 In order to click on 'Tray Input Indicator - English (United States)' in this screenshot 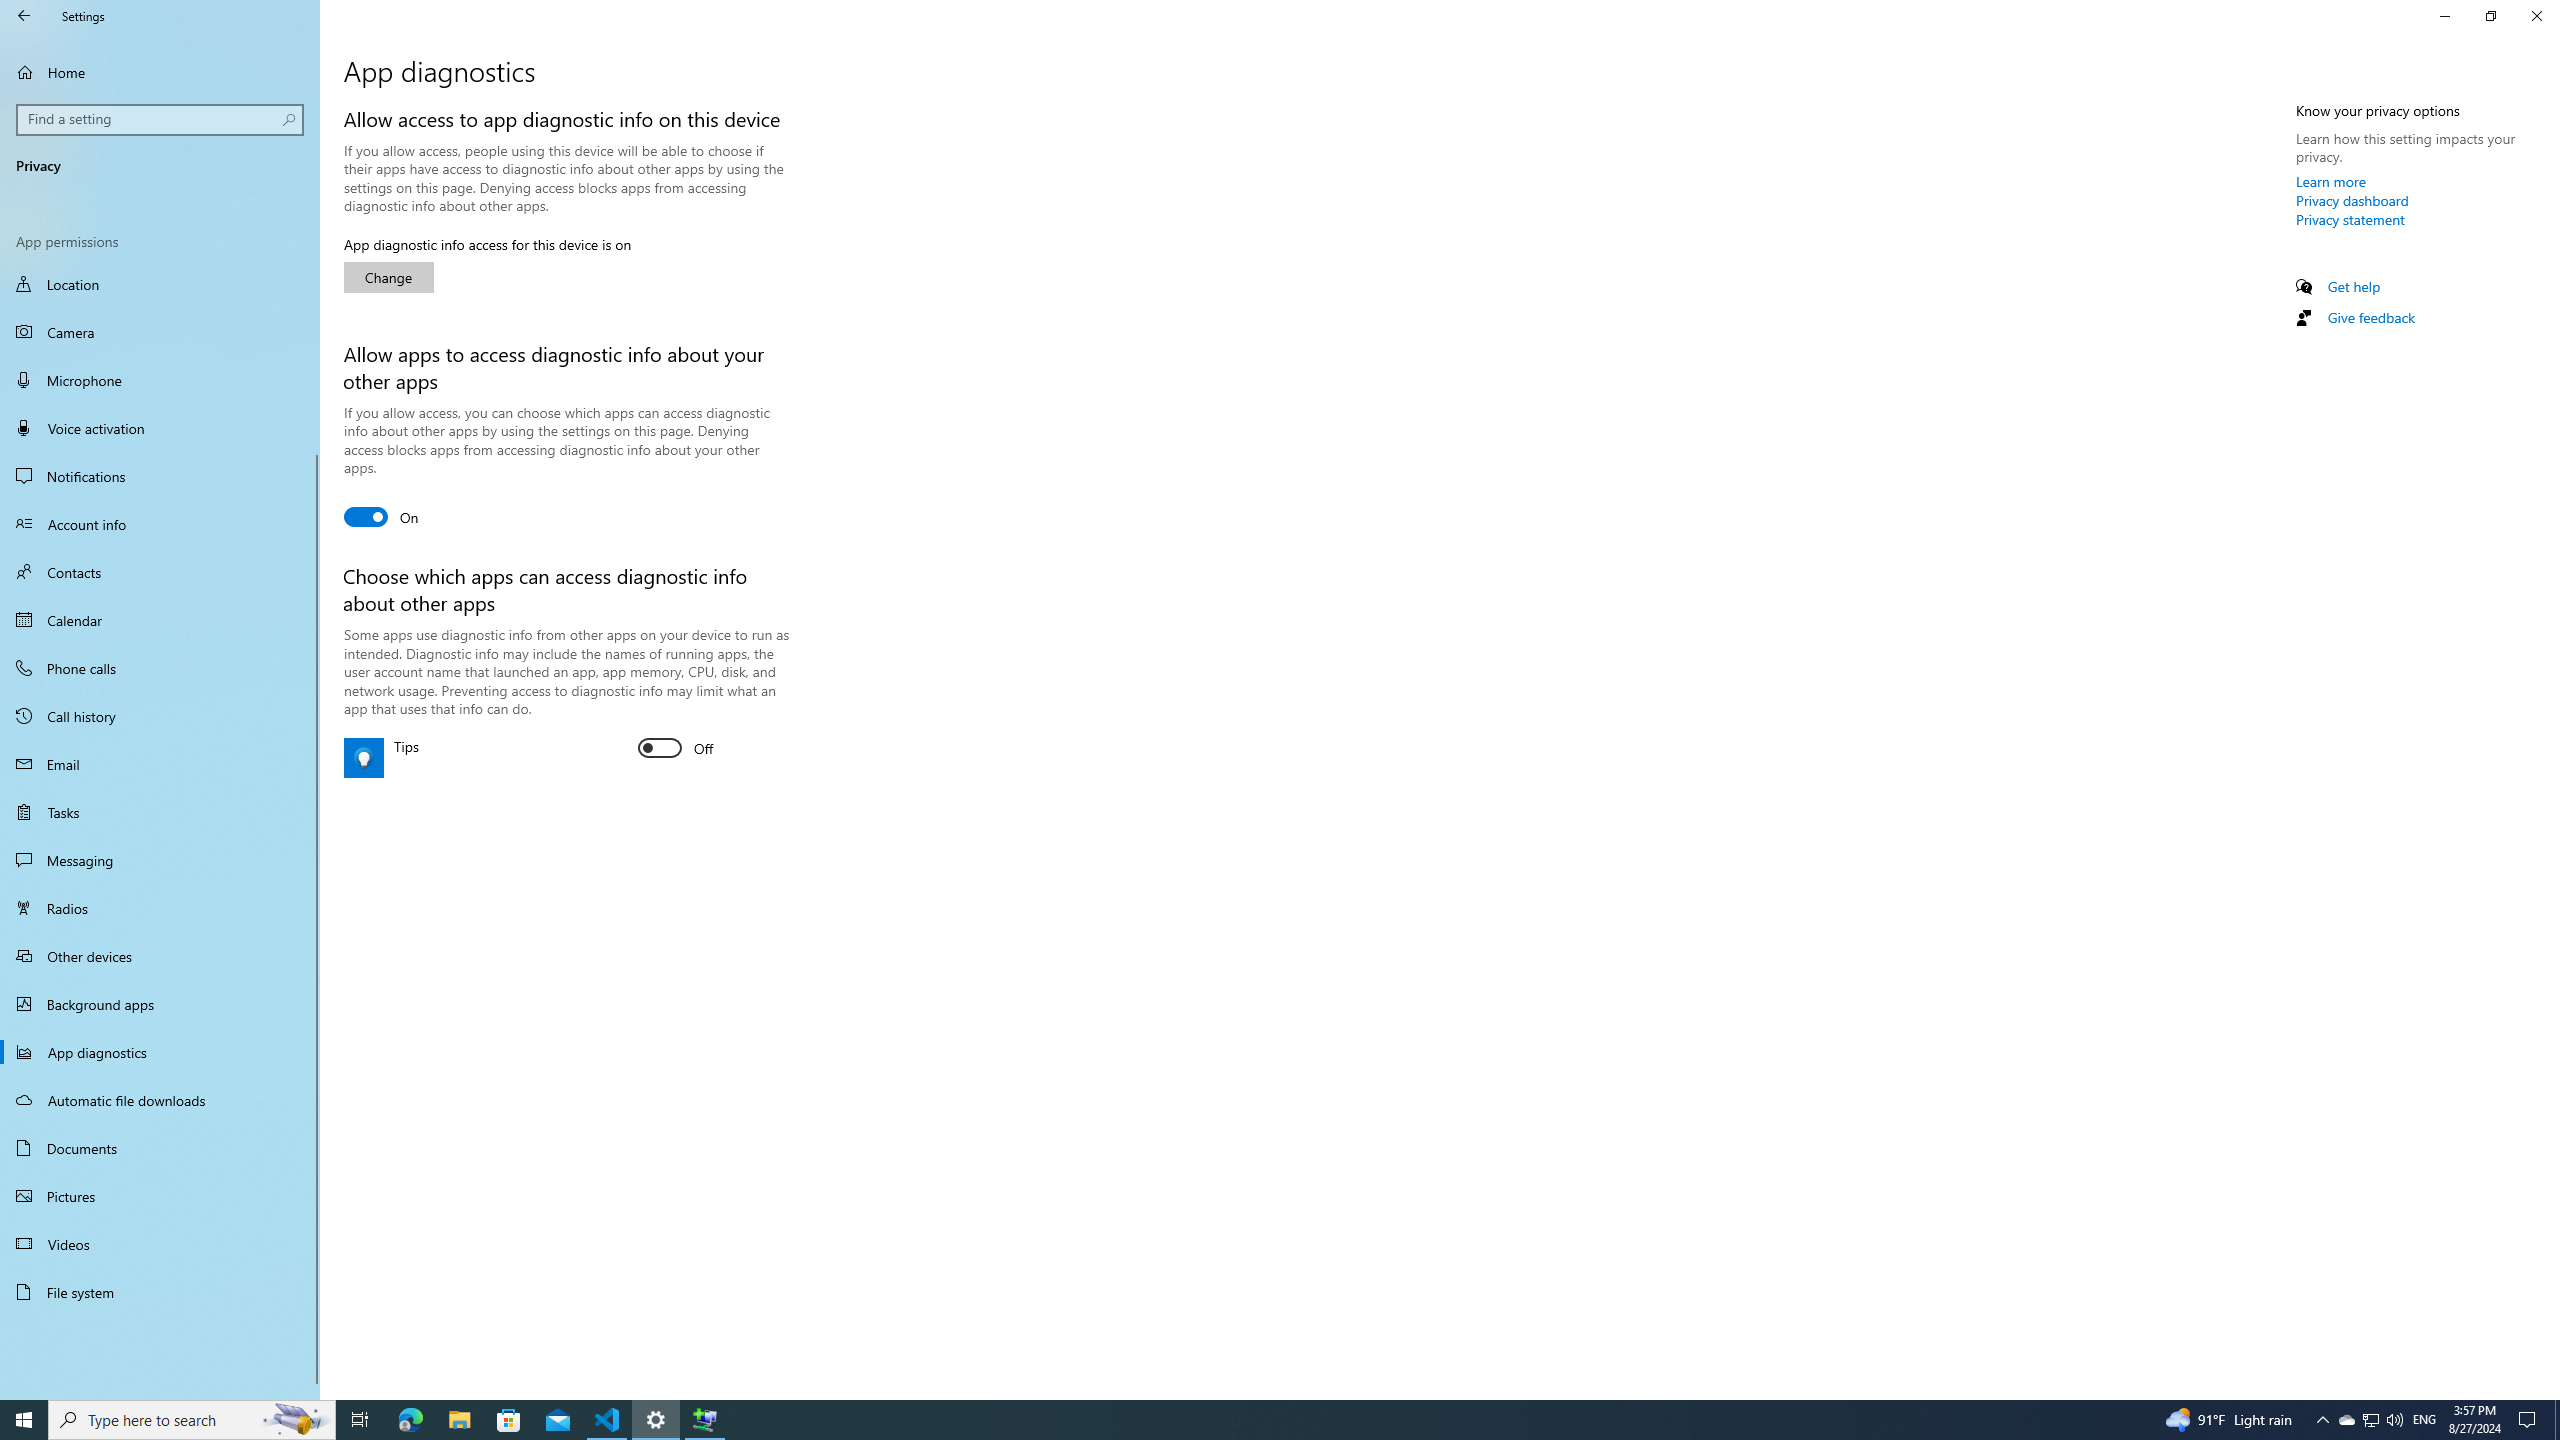, I will do `click(2424, 1418)`.